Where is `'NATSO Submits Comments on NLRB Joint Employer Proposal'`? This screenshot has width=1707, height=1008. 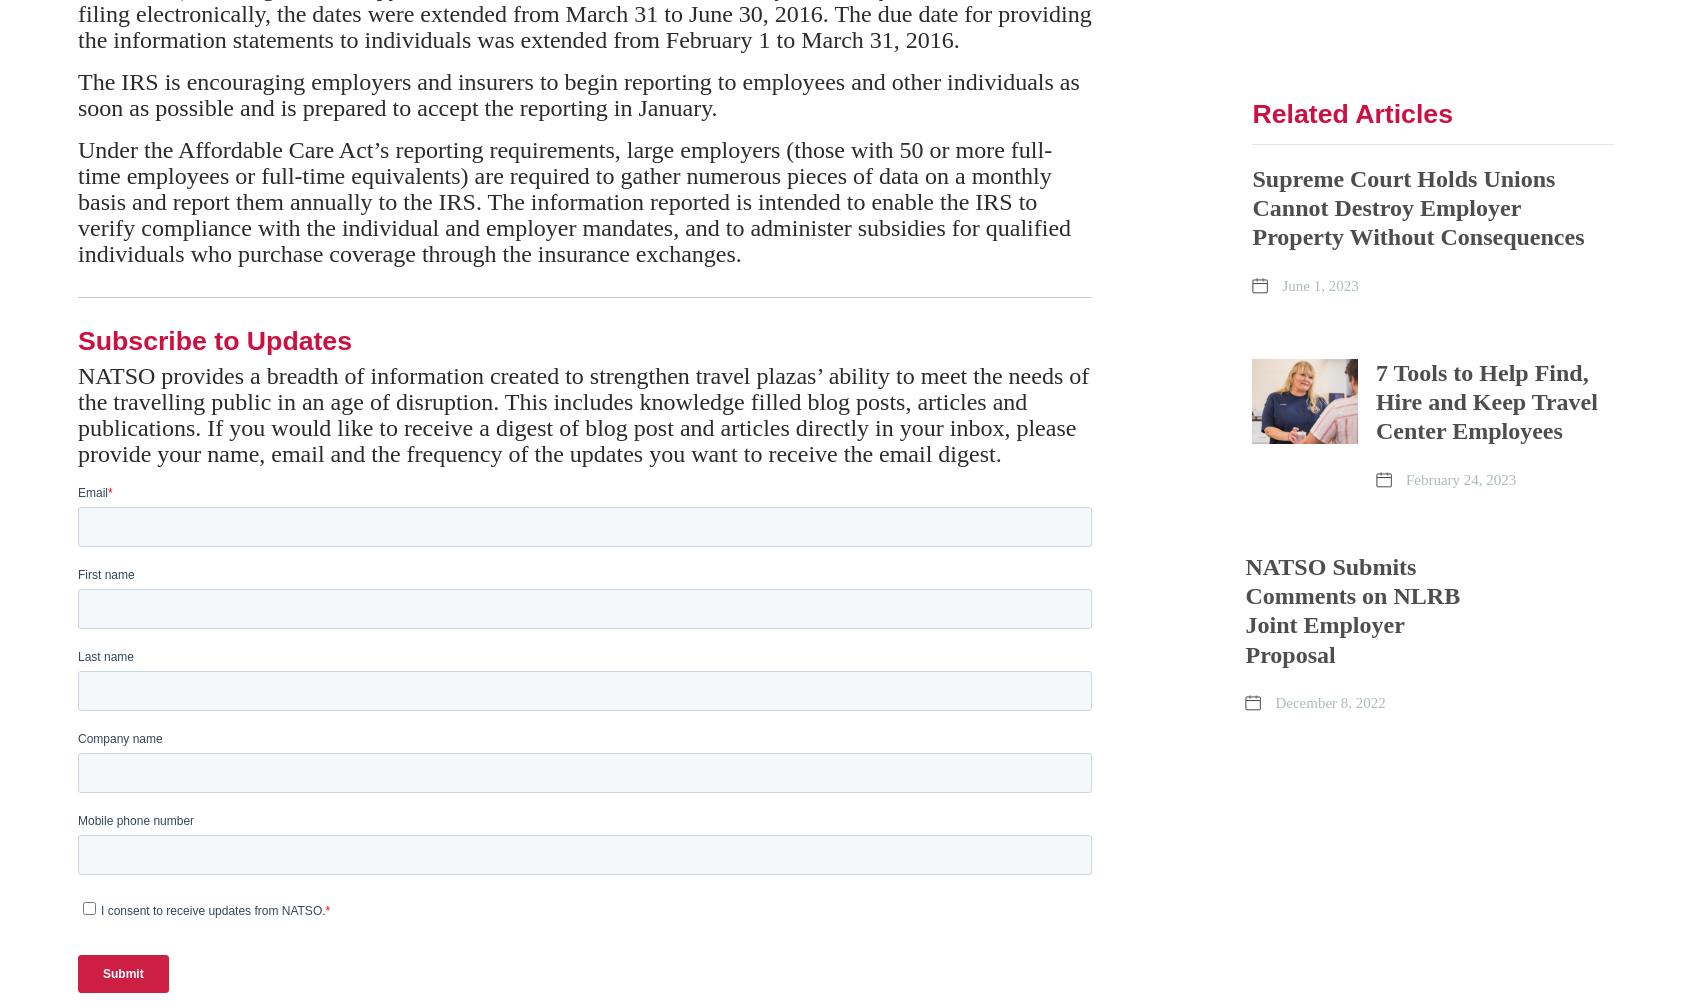 'NATSO Submits Comments on NLRB Joint Employer Proposal' is located at coordinates (1351, 610).